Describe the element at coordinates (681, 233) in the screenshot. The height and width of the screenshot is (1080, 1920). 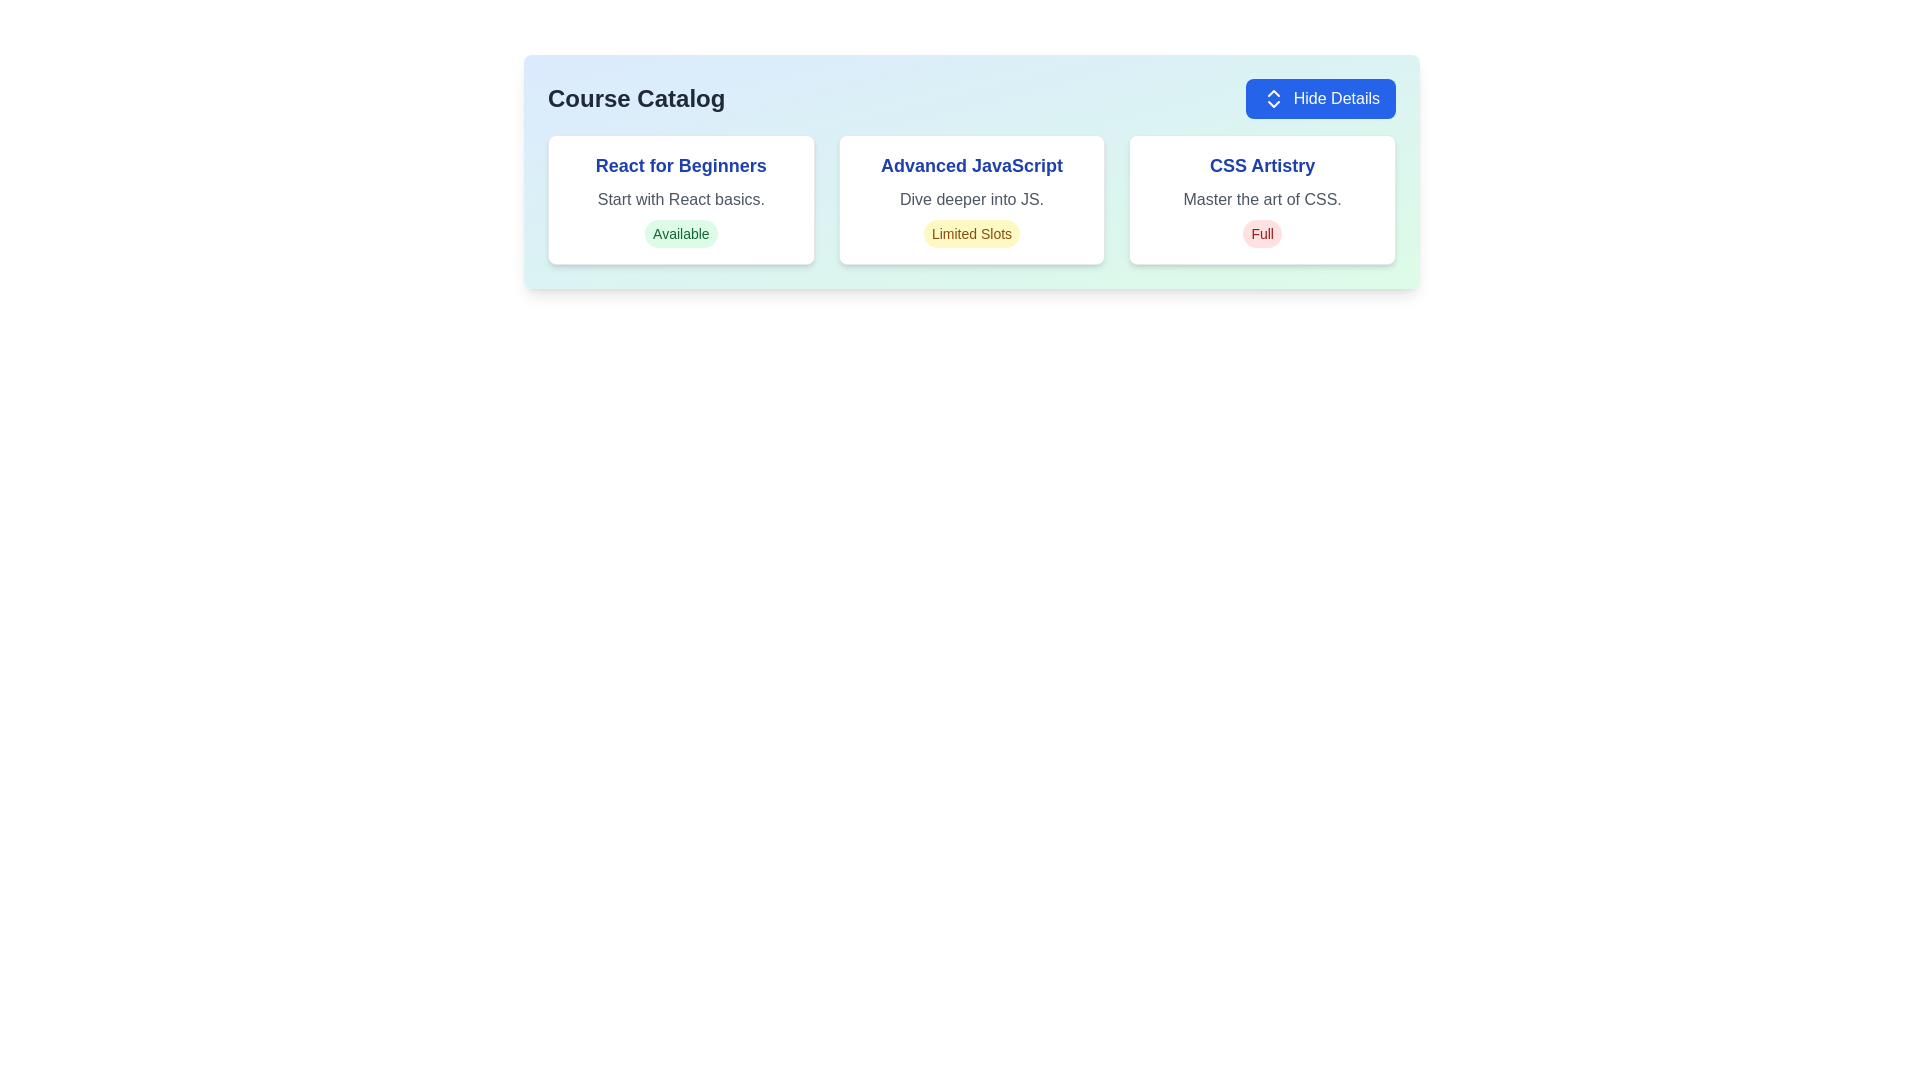
I see `the 'Available' label, which is a small rounded rectangle with a light green background and green text, located below the 'Start with React basics.' text in the 'React for Beginners' card in the Course Catalog section` at that location.